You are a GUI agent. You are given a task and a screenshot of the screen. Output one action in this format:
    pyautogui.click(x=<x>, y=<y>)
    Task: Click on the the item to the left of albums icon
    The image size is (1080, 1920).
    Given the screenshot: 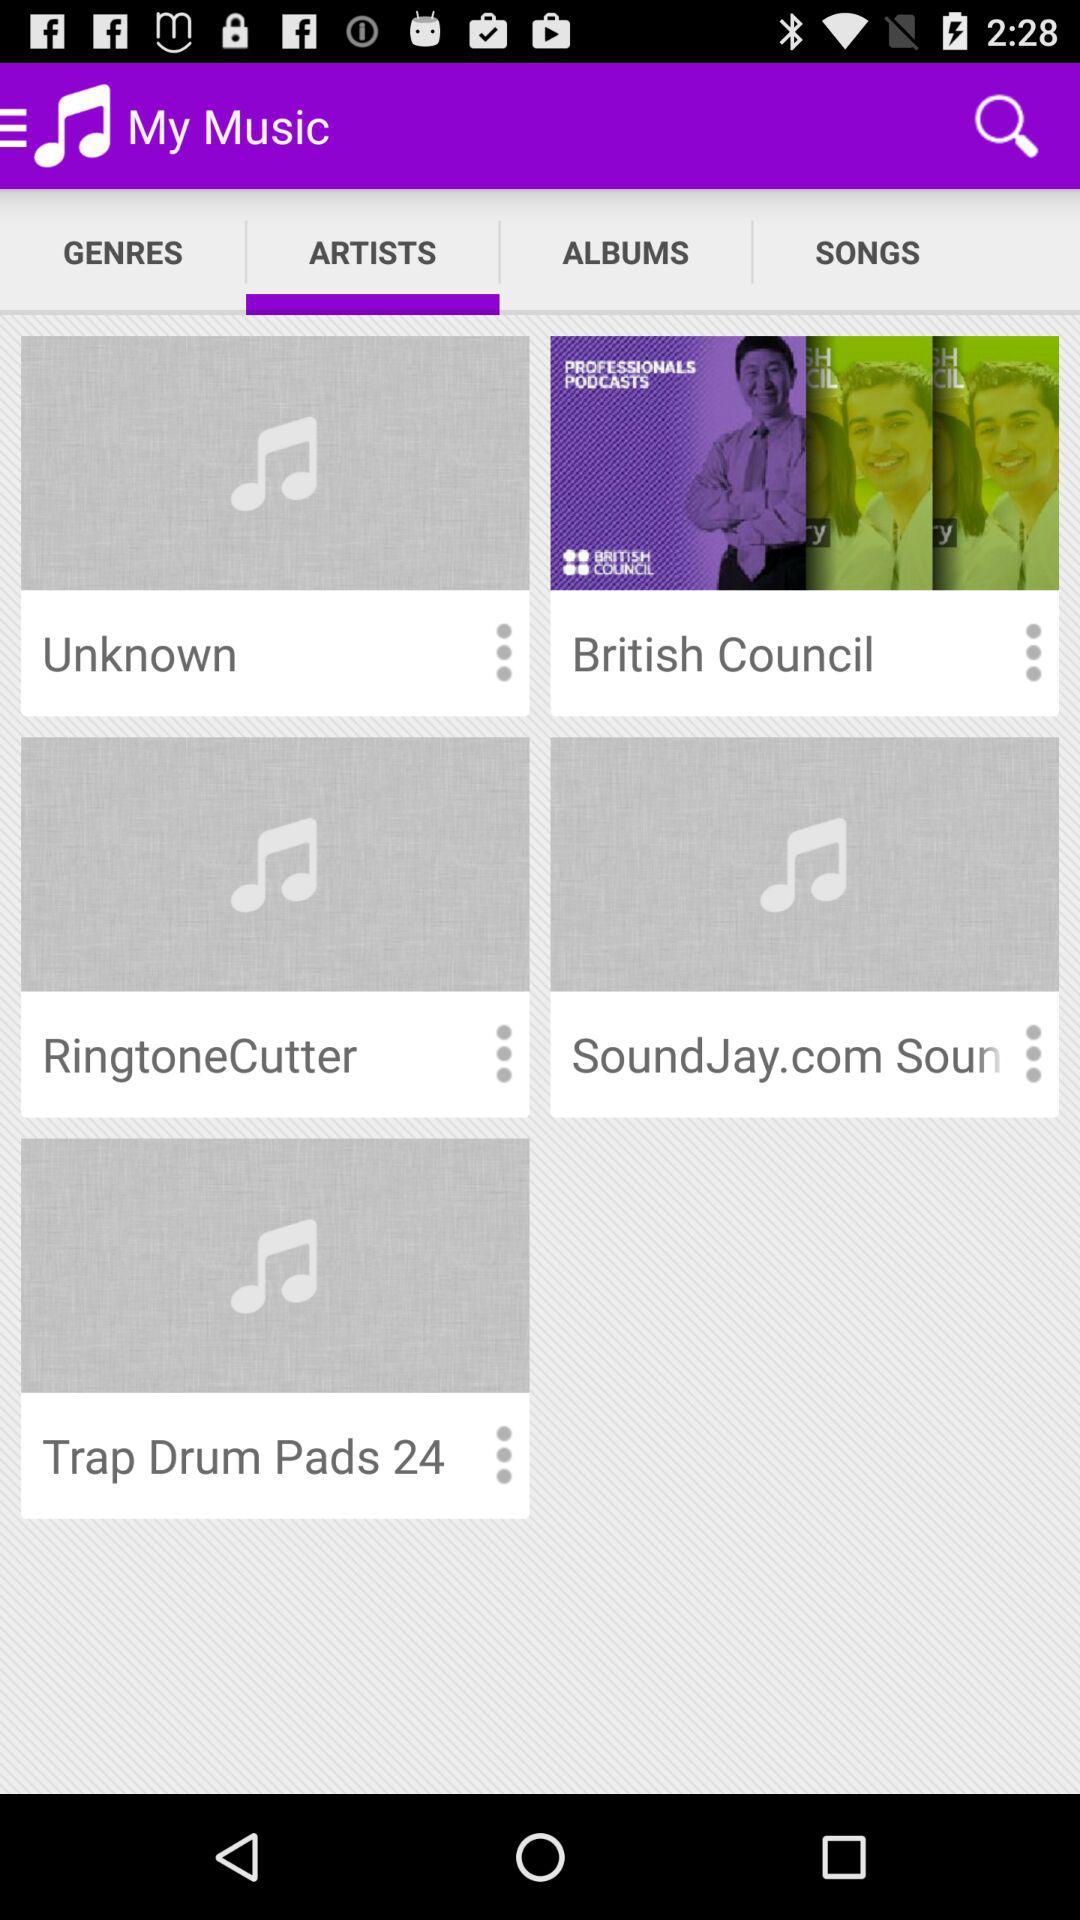 What is the action you would take?
    pyautogui.click(x=372, y=251)
    